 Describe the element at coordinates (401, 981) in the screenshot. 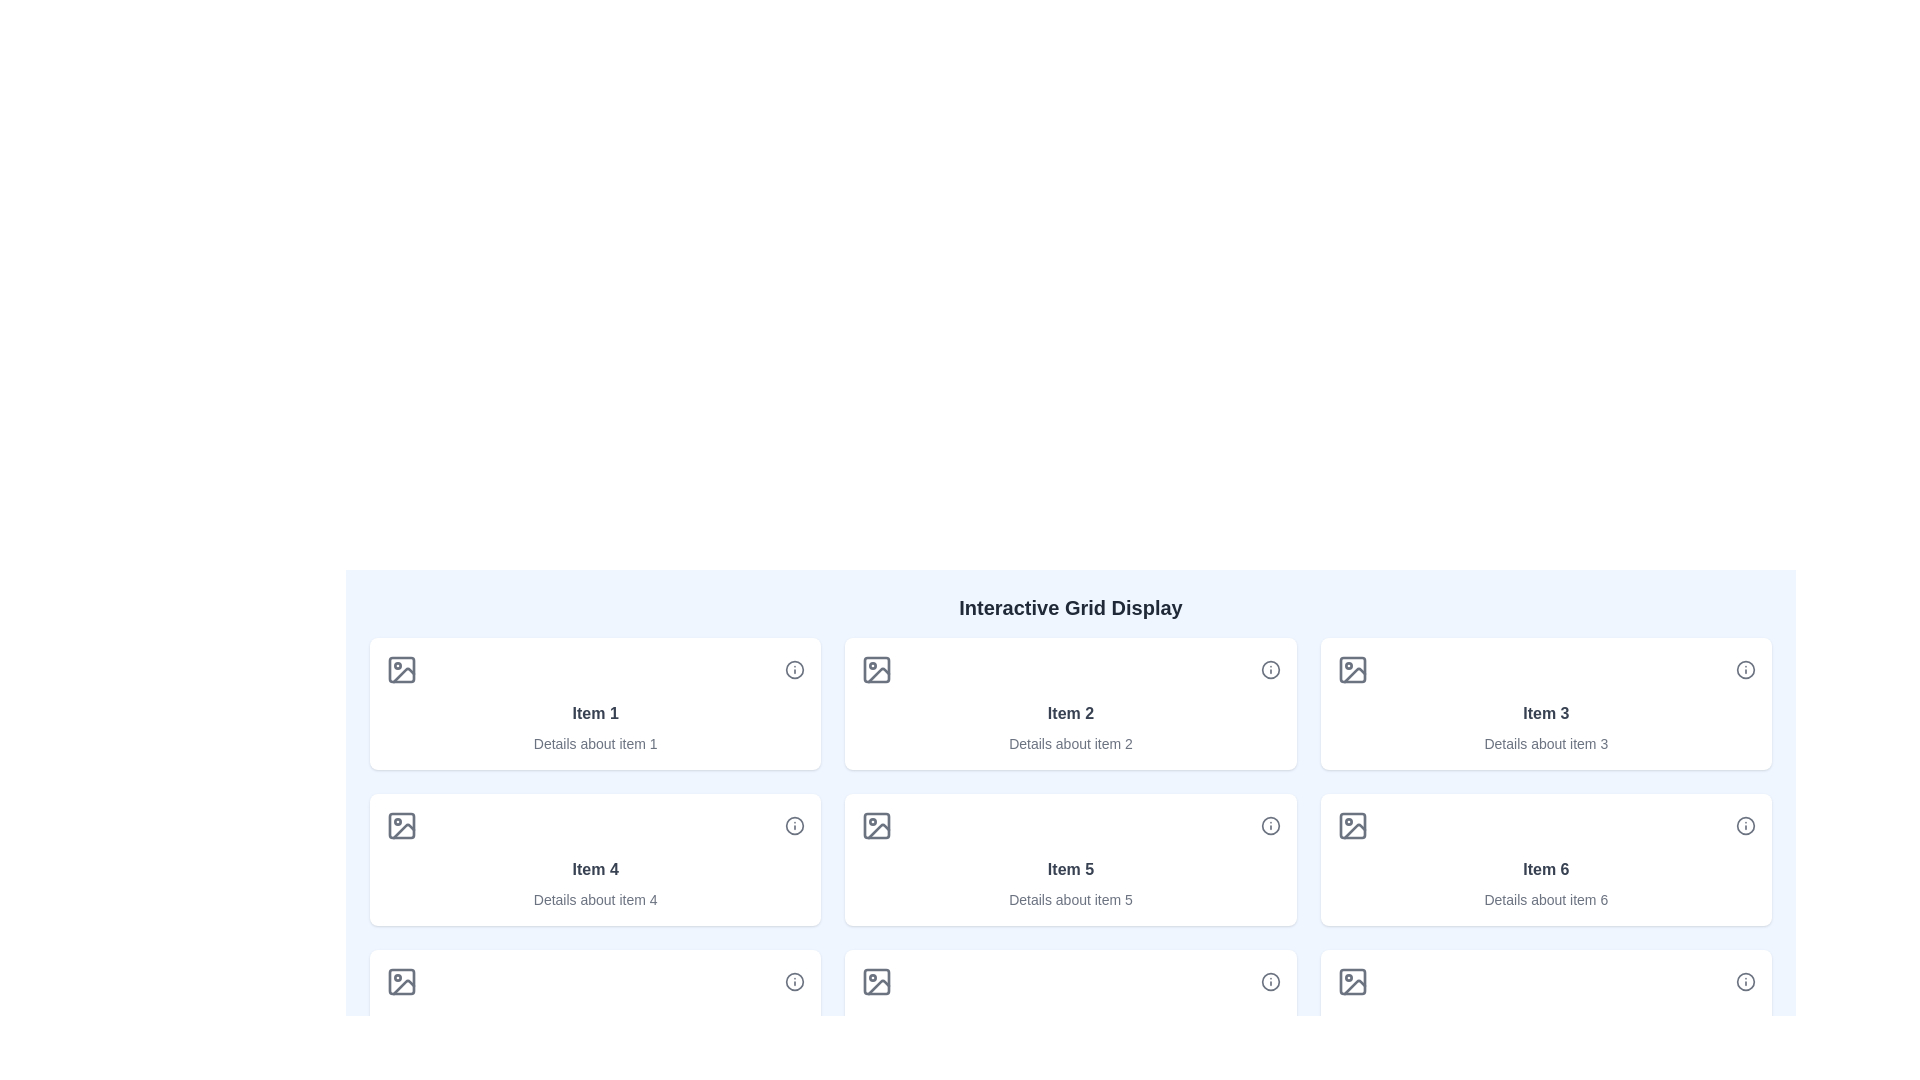

I see `the SVG rectangular shape that represents an image placeholder in the bottom-left tile of the grid interface` at that location.